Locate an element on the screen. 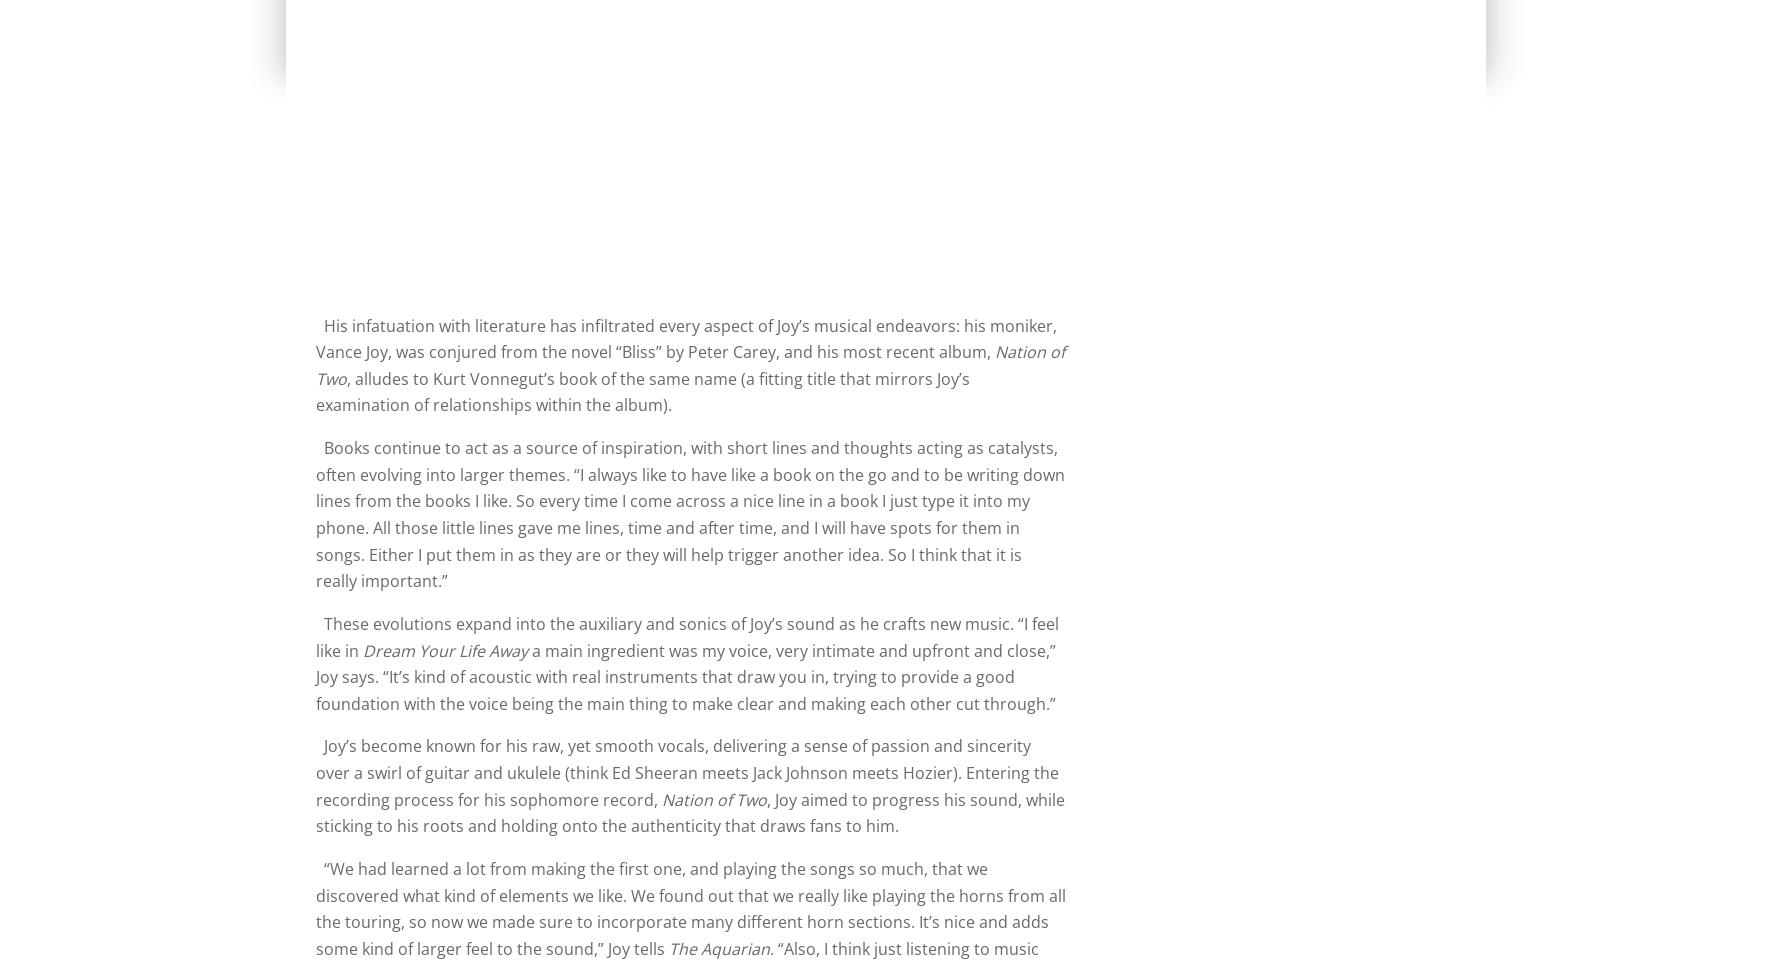  'The Aquarian' is located at coordinates (718, 948).